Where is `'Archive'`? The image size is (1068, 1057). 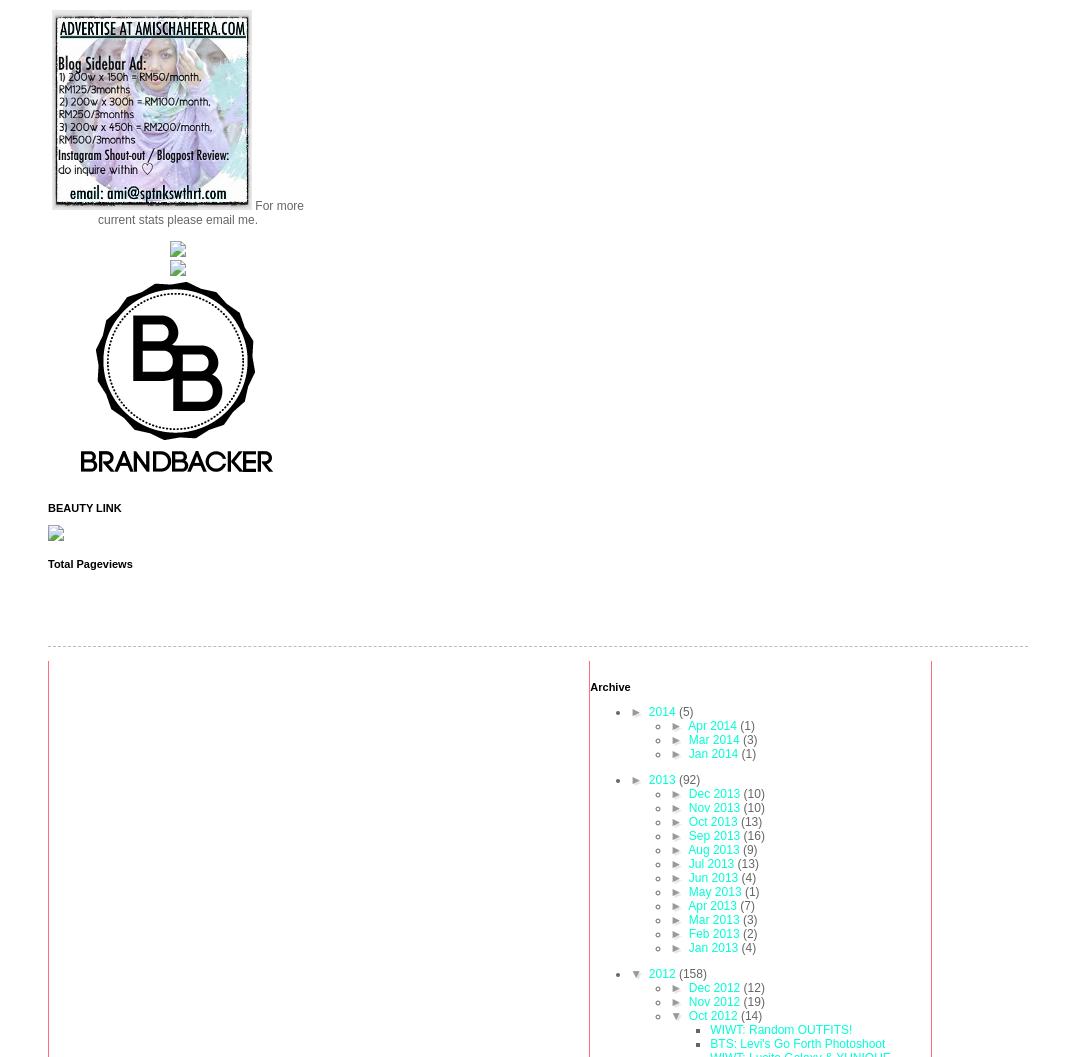
'Archive' is located at coordinates (588, 684).